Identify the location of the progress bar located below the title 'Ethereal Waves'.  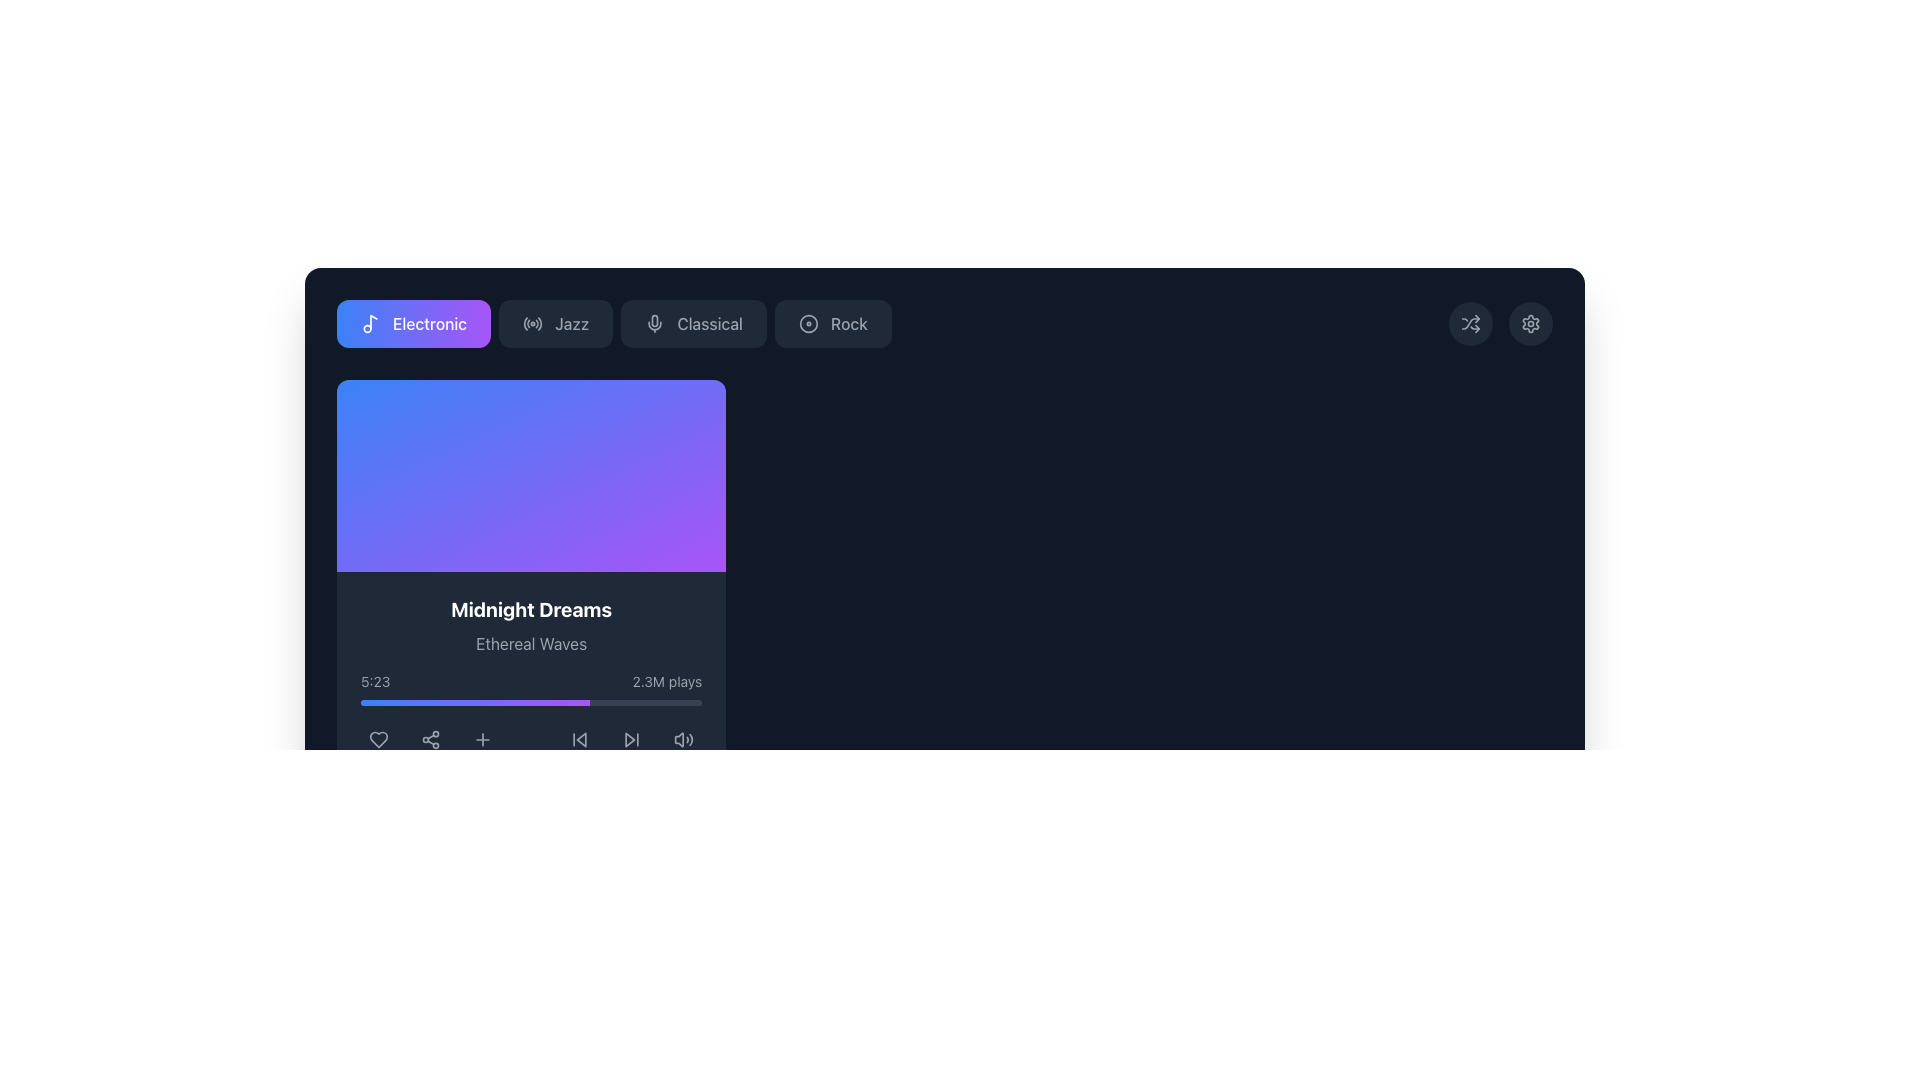
(531, 688).